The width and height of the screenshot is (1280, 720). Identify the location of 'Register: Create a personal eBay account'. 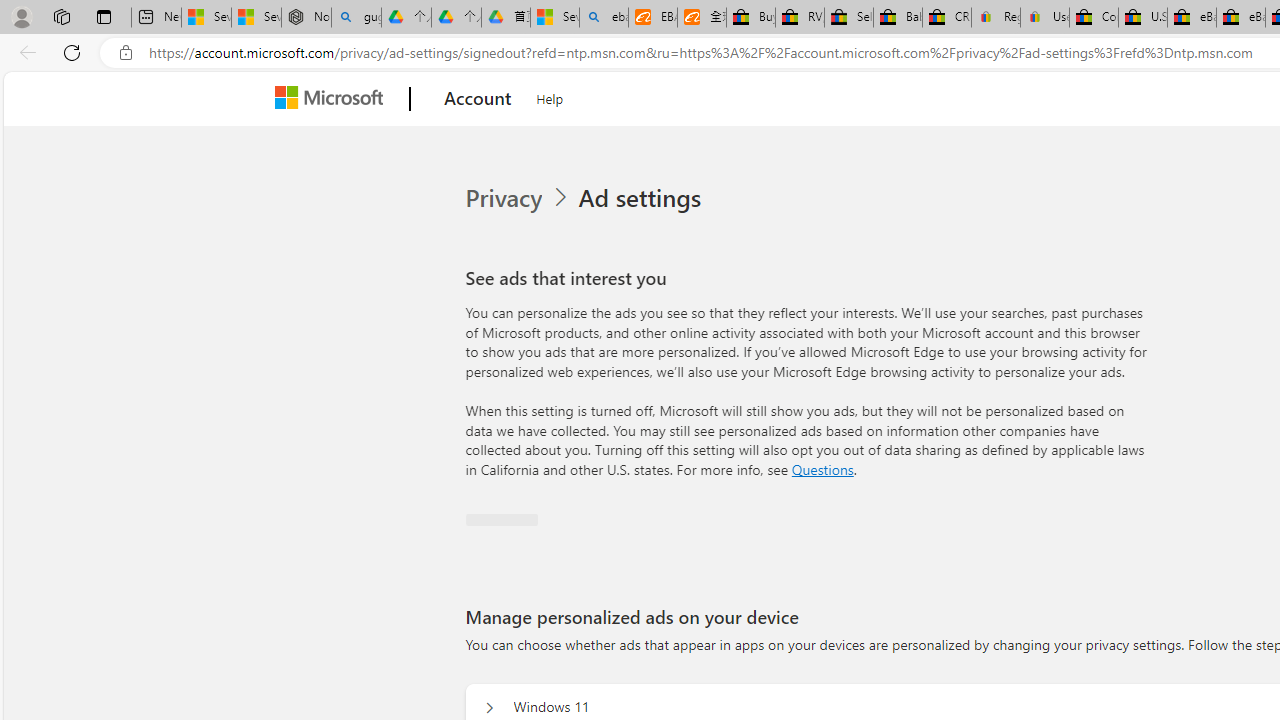
(995, 17).